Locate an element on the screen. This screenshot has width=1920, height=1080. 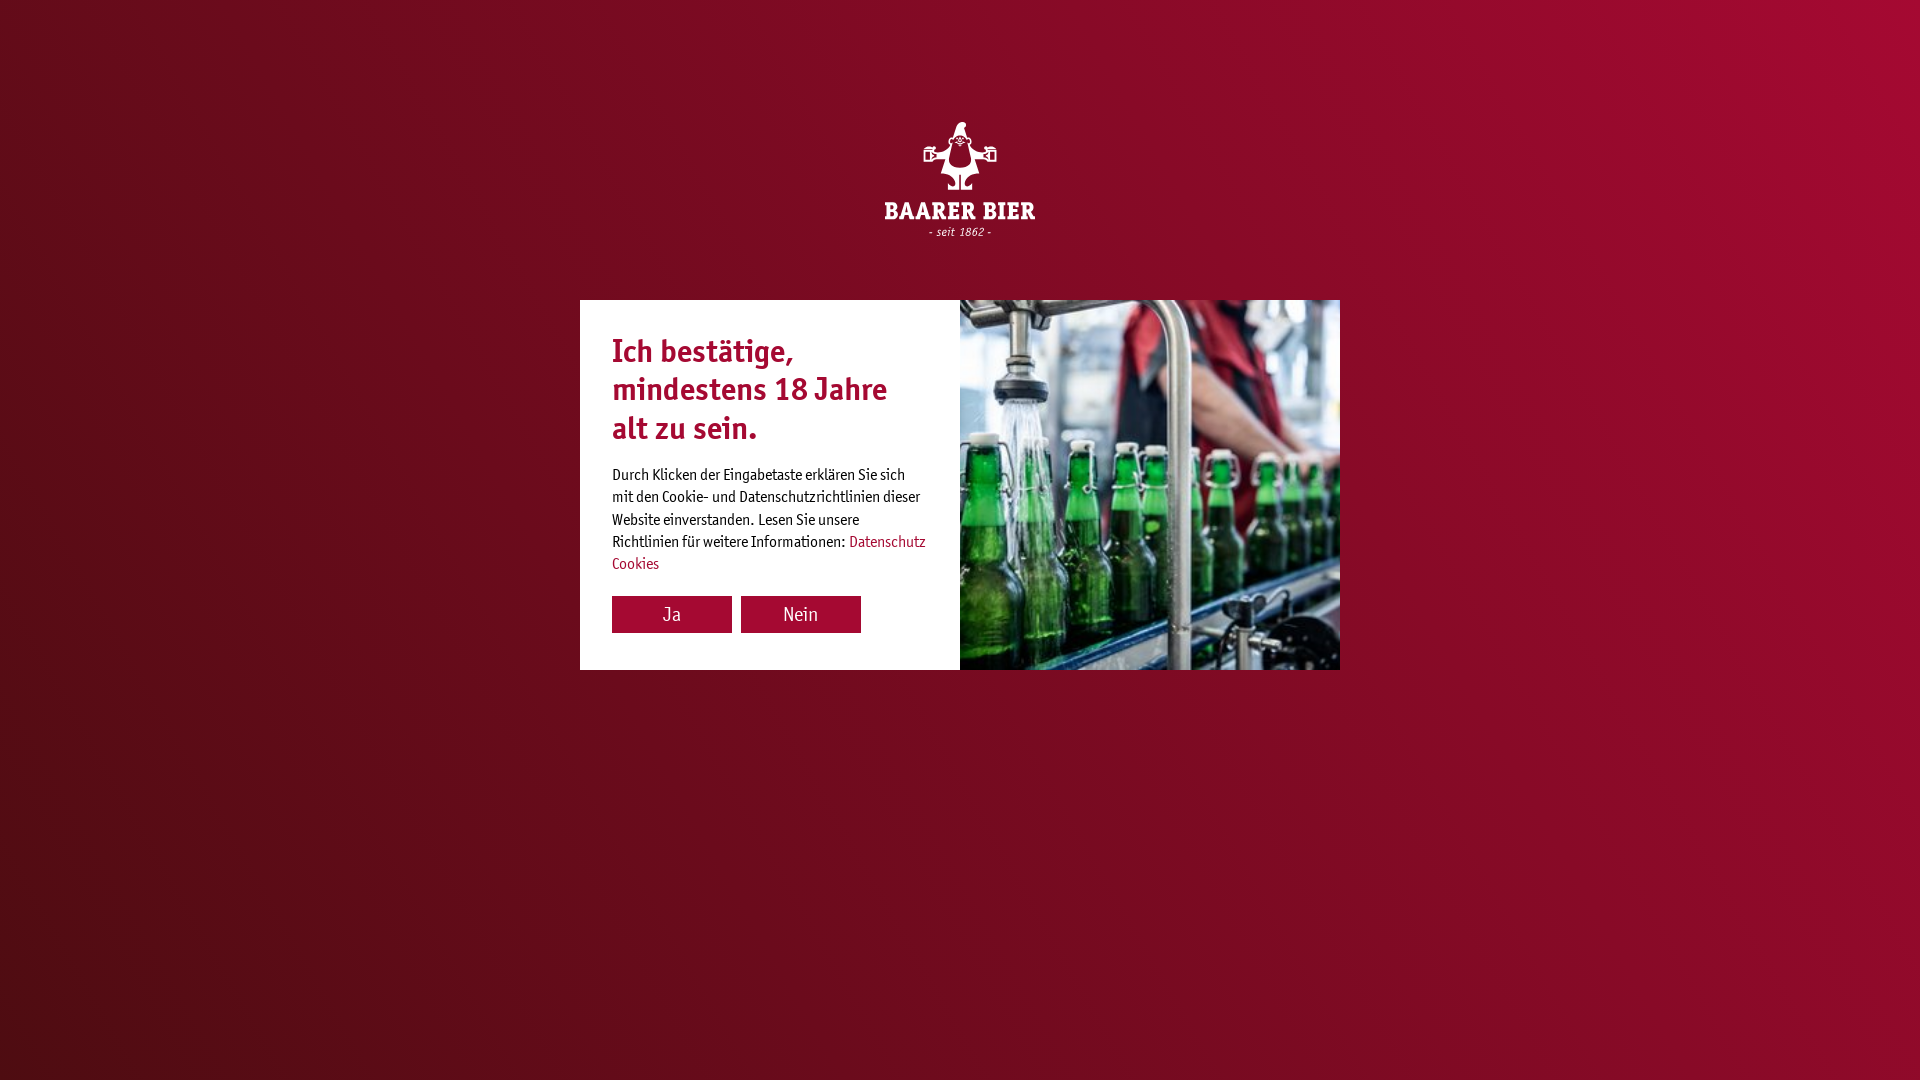
'Ja' is located at coordinates (674, 613).